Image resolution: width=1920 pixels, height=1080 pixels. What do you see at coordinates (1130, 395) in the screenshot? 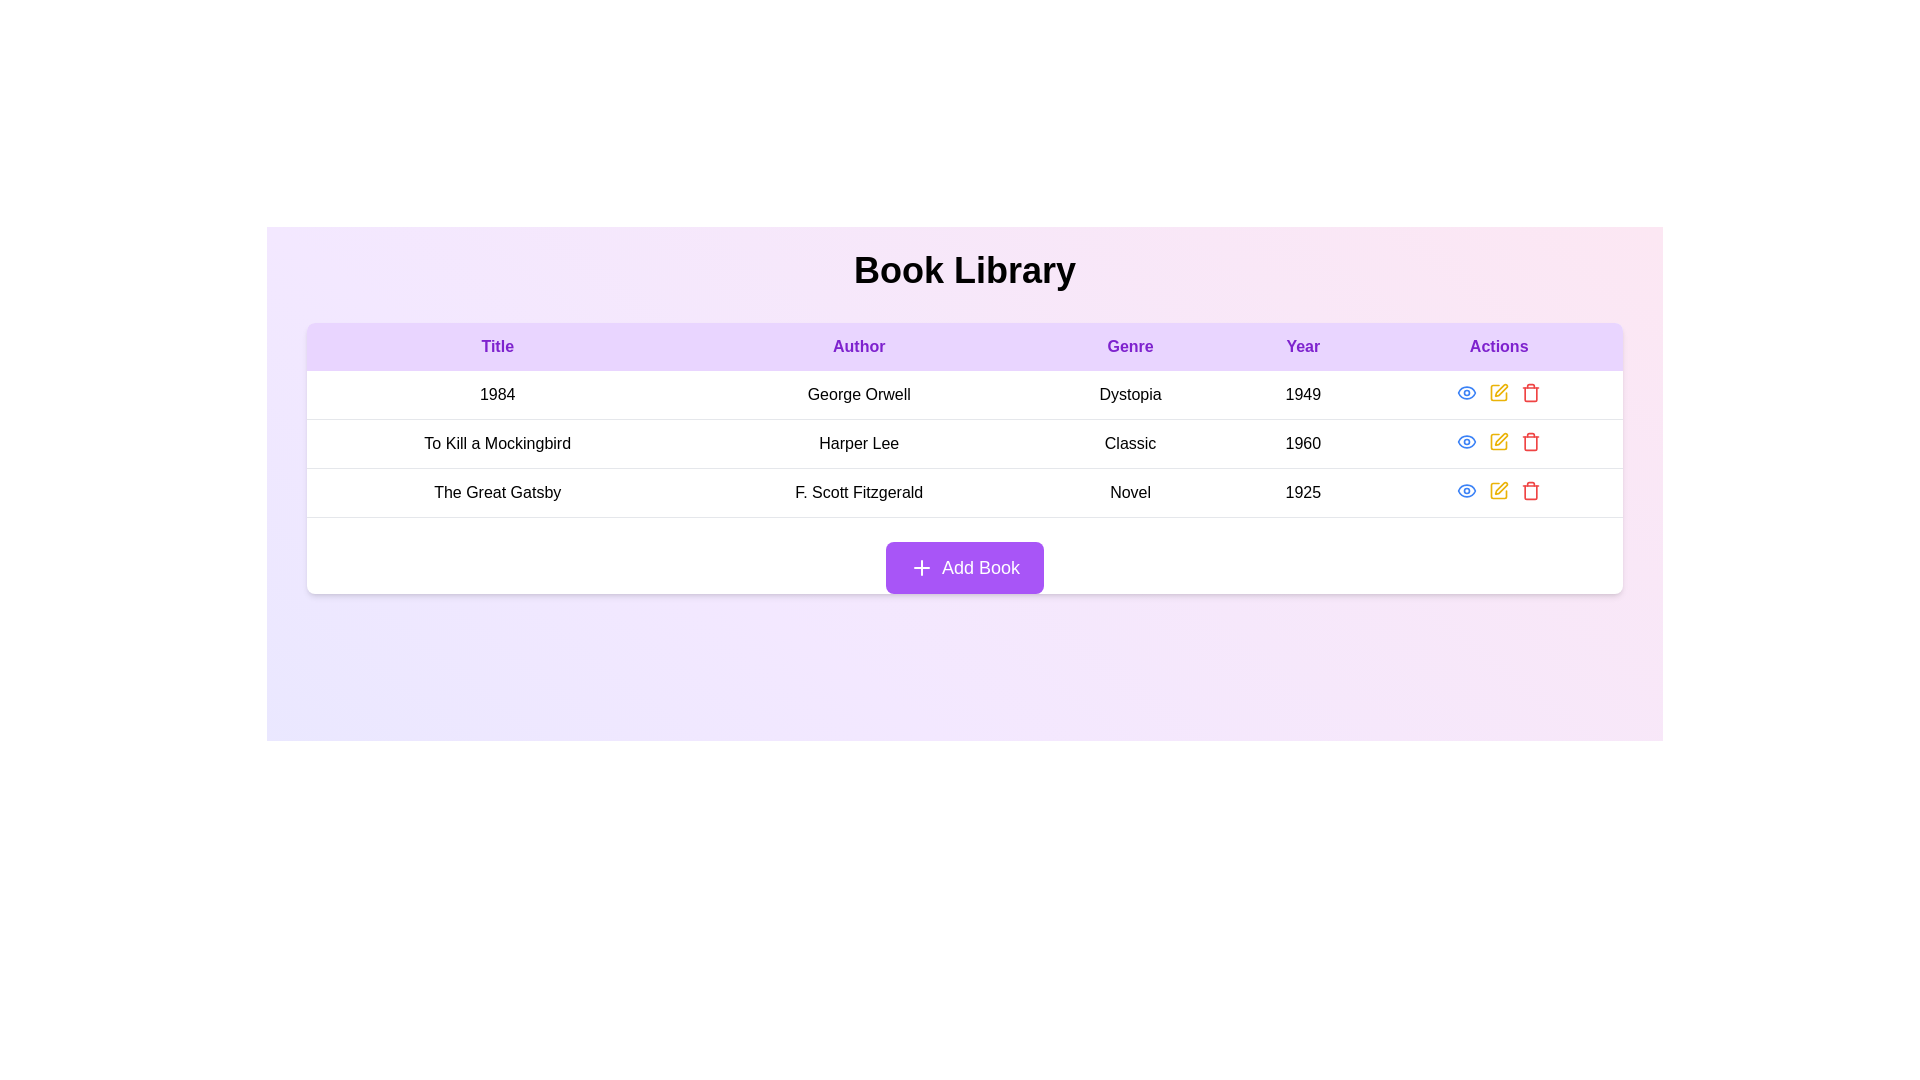
I see `the Text label displaying the genre of the book '1984', located in the first row of the book listing table, adjacent to 'George Orwell' in the 'Author' column and '1949' in the 'Year' column` at bounding box center [1130, 395].